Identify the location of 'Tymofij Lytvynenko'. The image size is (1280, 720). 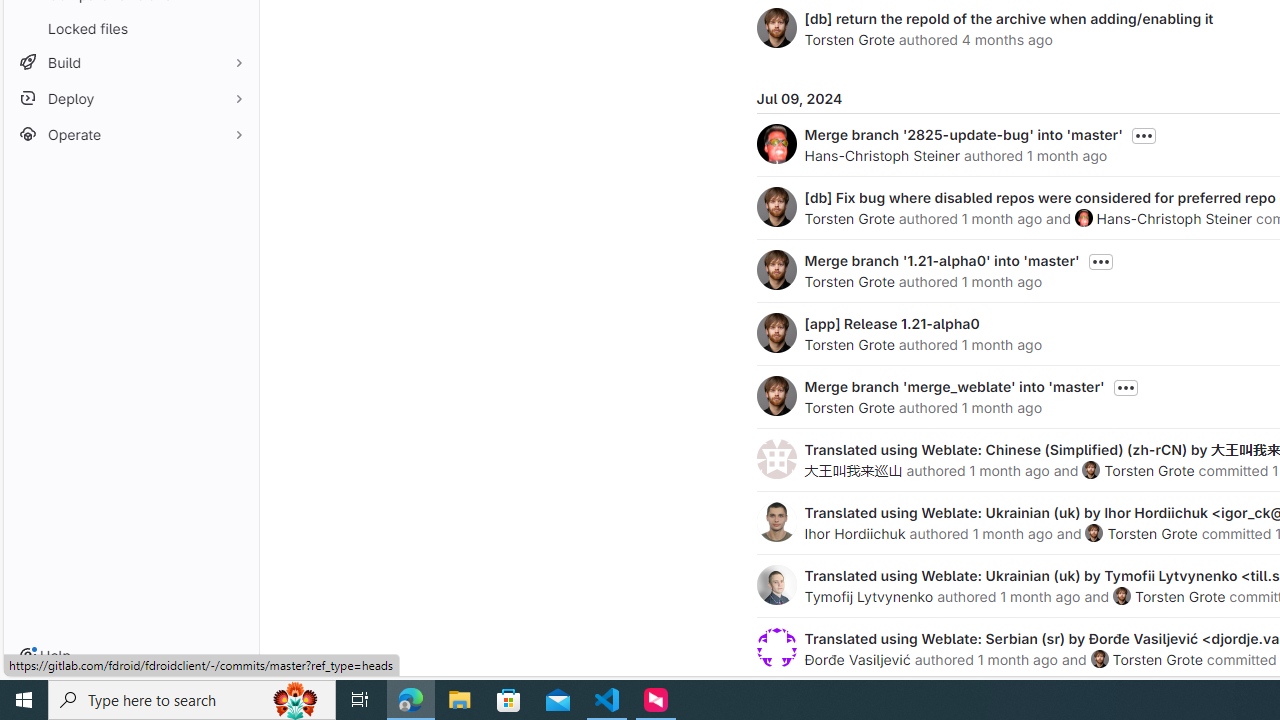
(775, 585).